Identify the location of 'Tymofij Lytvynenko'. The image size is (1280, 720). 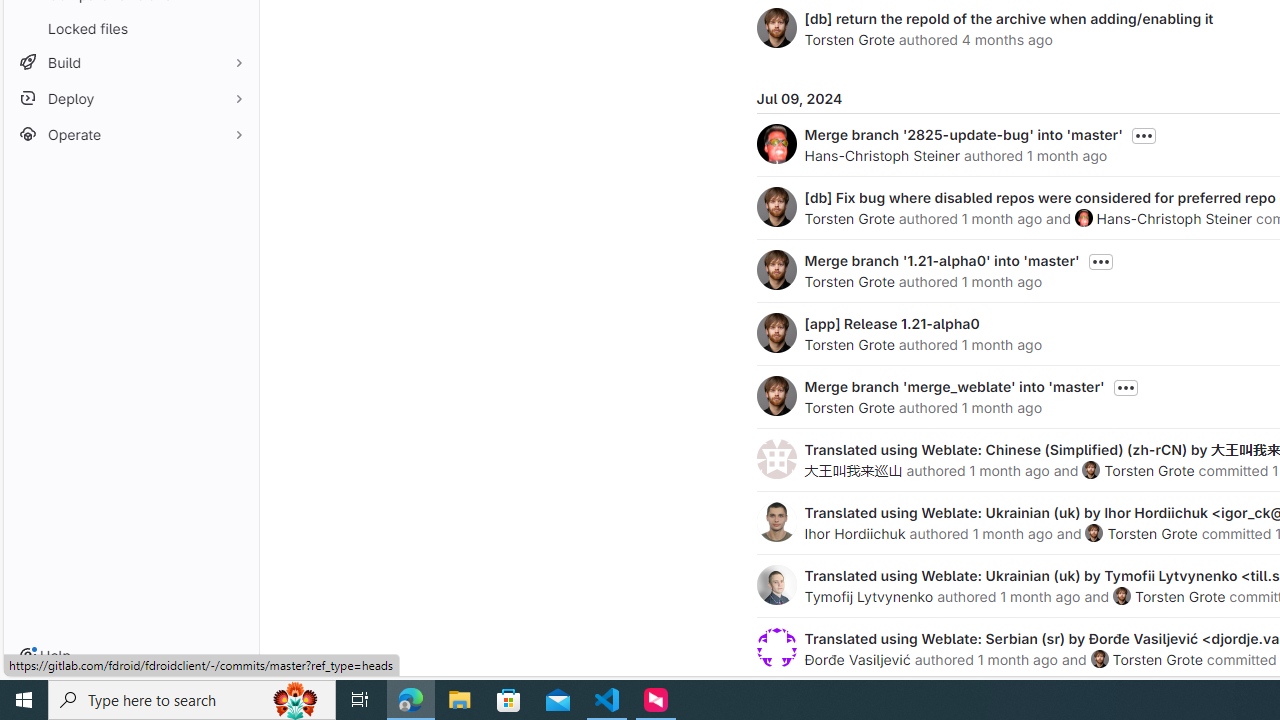
(775, 585).